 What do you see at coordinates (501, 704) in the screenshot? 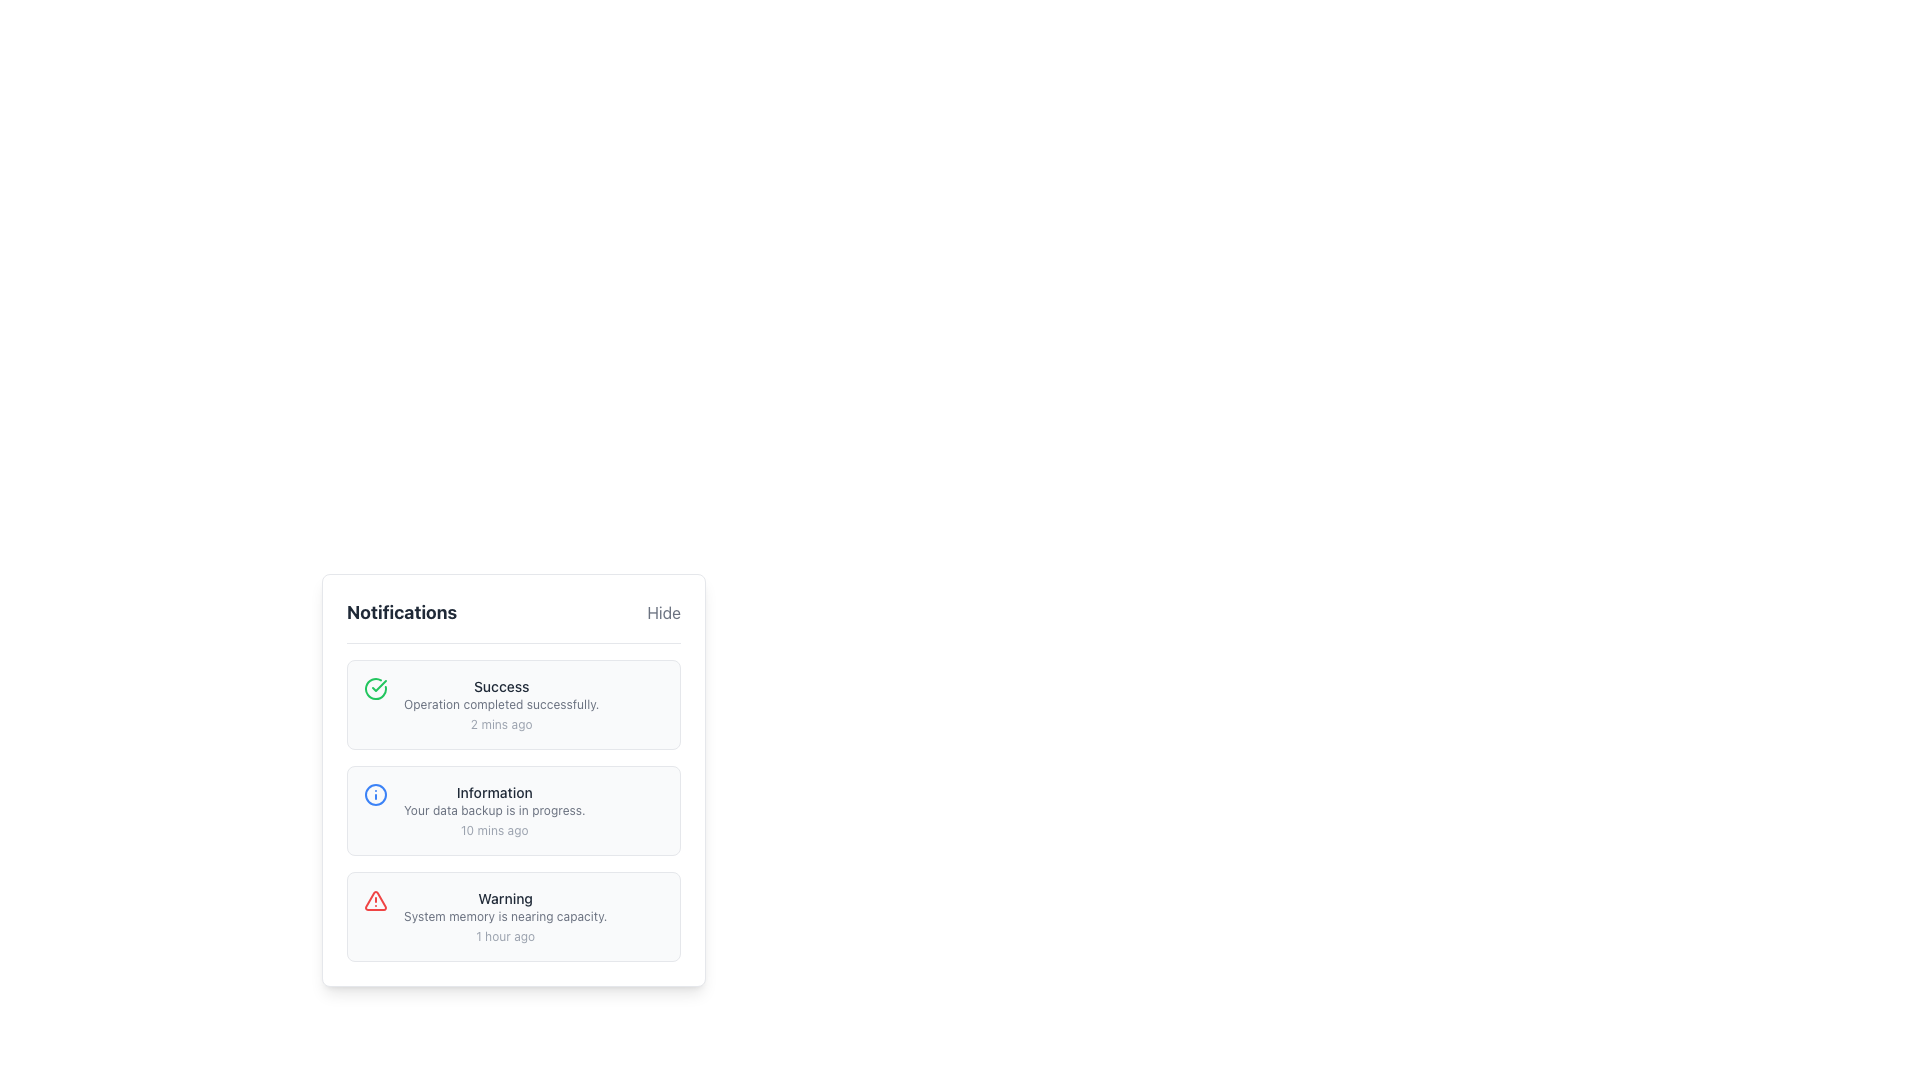
I see `the Text Label that provides details about the success notification located centrally within the notification card in the notifications panel` at bounding box center [501, 704].